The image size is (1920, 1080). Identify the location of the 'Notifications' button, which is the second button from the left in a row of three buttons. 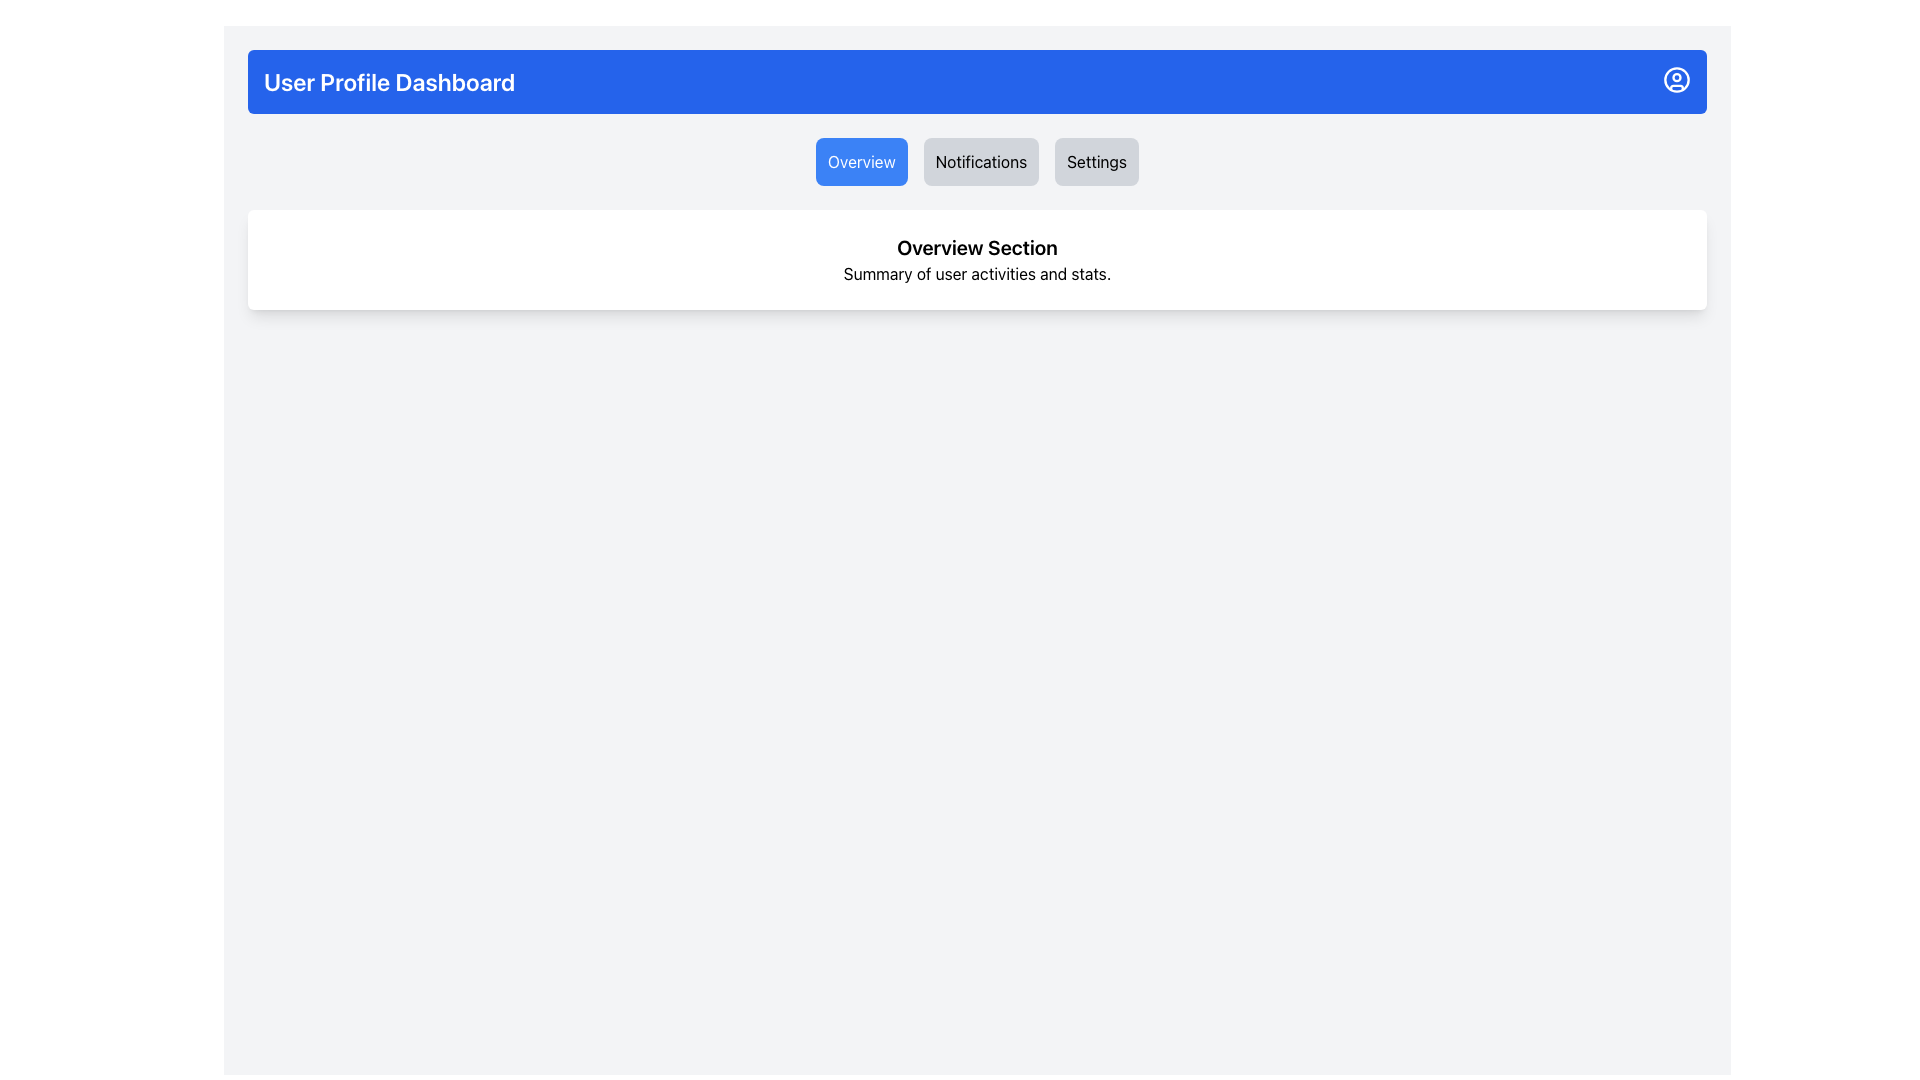
(981, 161).